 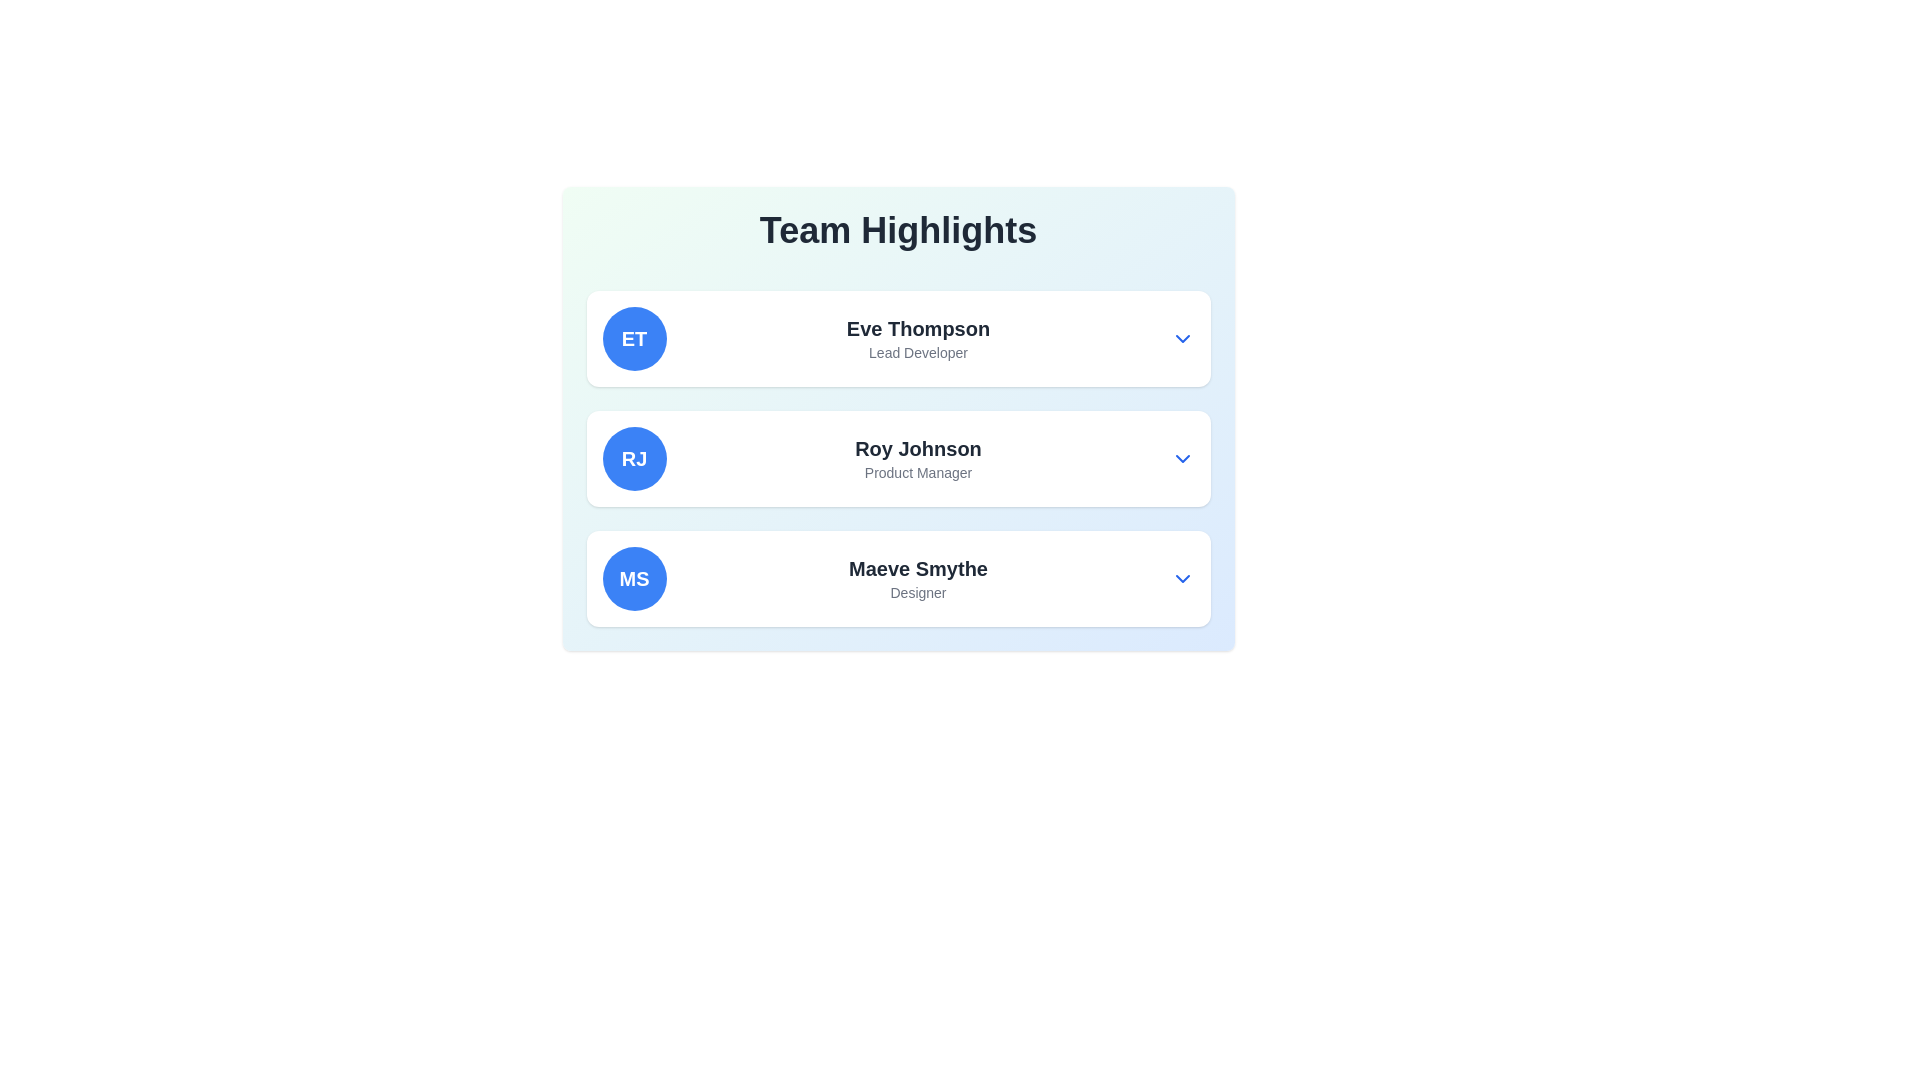 I want to click on the text block identifying Maeve Smythe as a Designer, located in the third row under 'Team Highlights' and positioned to the right of the circular avatar labeled 'MS', so click(x=917, y=578).